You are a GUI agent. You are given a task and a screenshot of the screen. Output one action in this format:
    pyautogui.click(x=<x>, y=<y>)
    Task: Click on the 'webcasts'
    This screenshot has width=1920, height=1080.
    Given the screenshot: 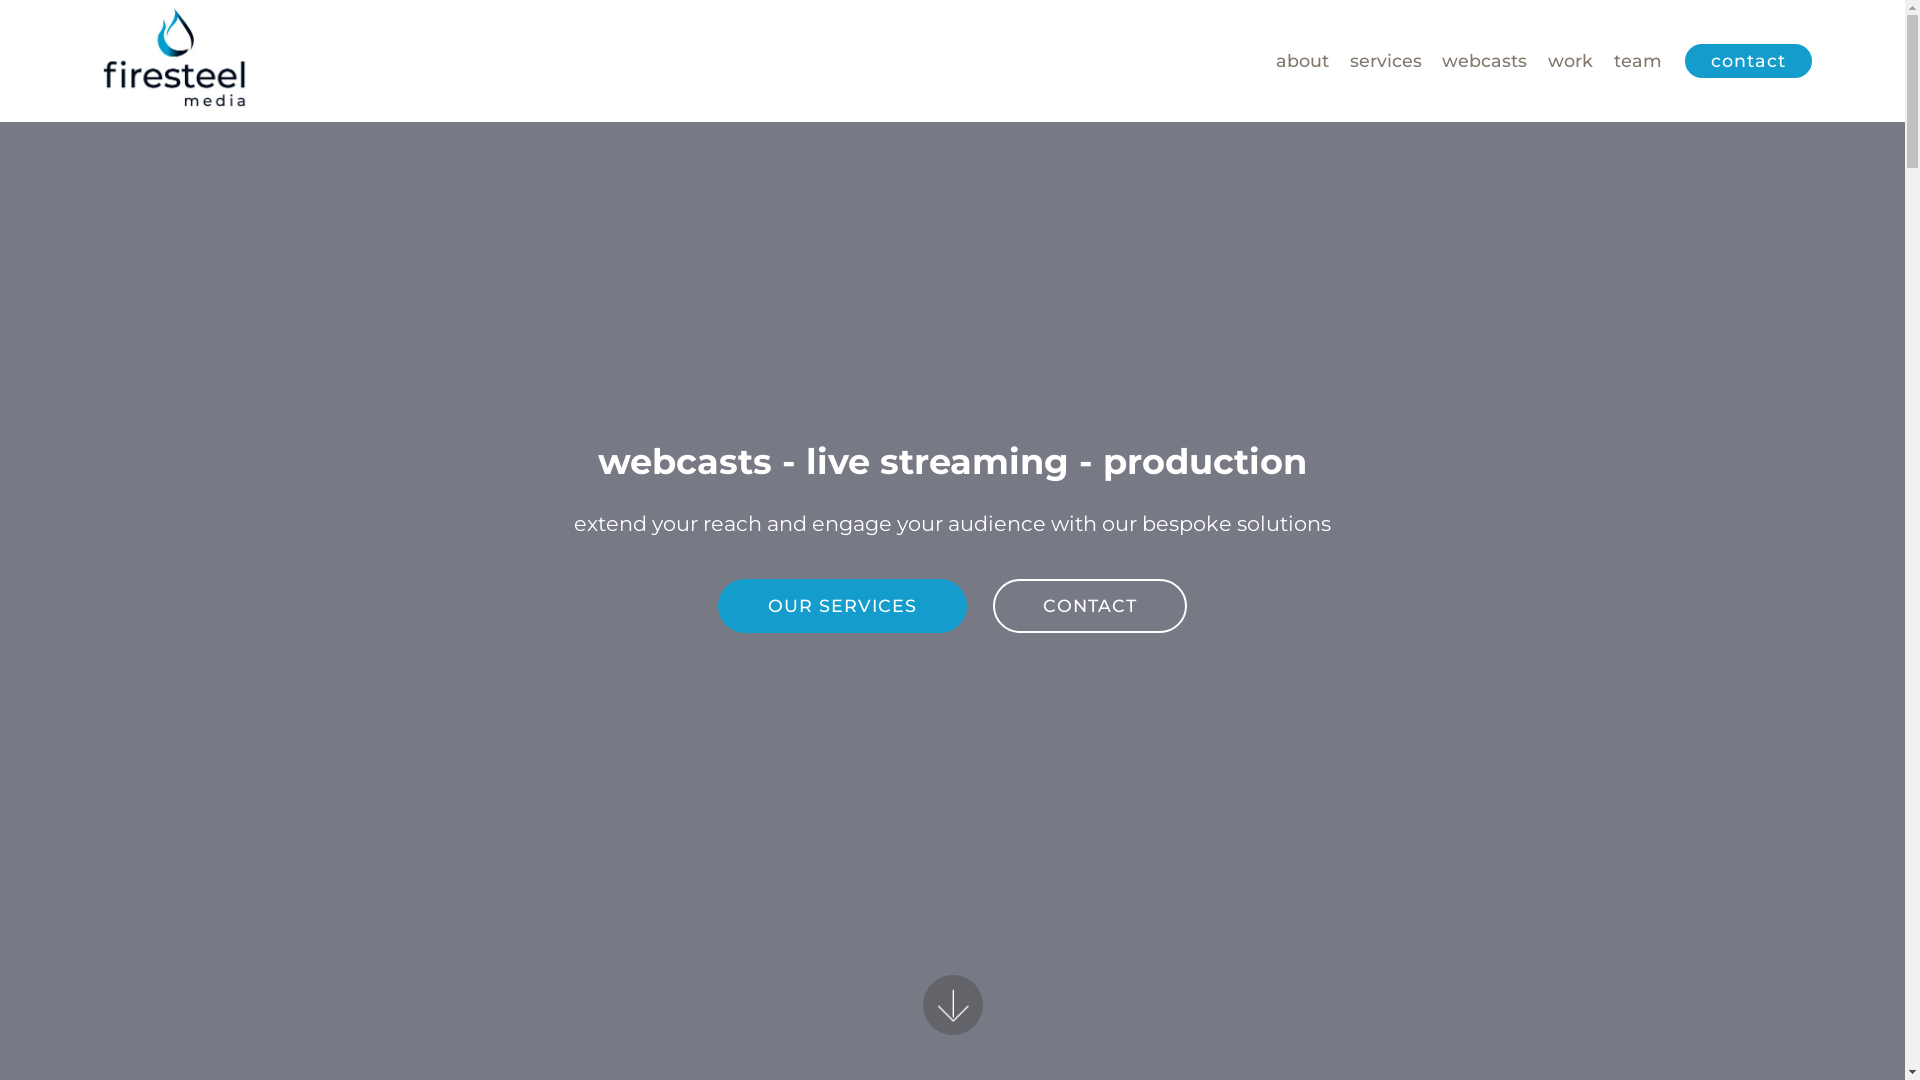 What is the action you would take?
    pyautogui.click(x=1484, y=60)
    